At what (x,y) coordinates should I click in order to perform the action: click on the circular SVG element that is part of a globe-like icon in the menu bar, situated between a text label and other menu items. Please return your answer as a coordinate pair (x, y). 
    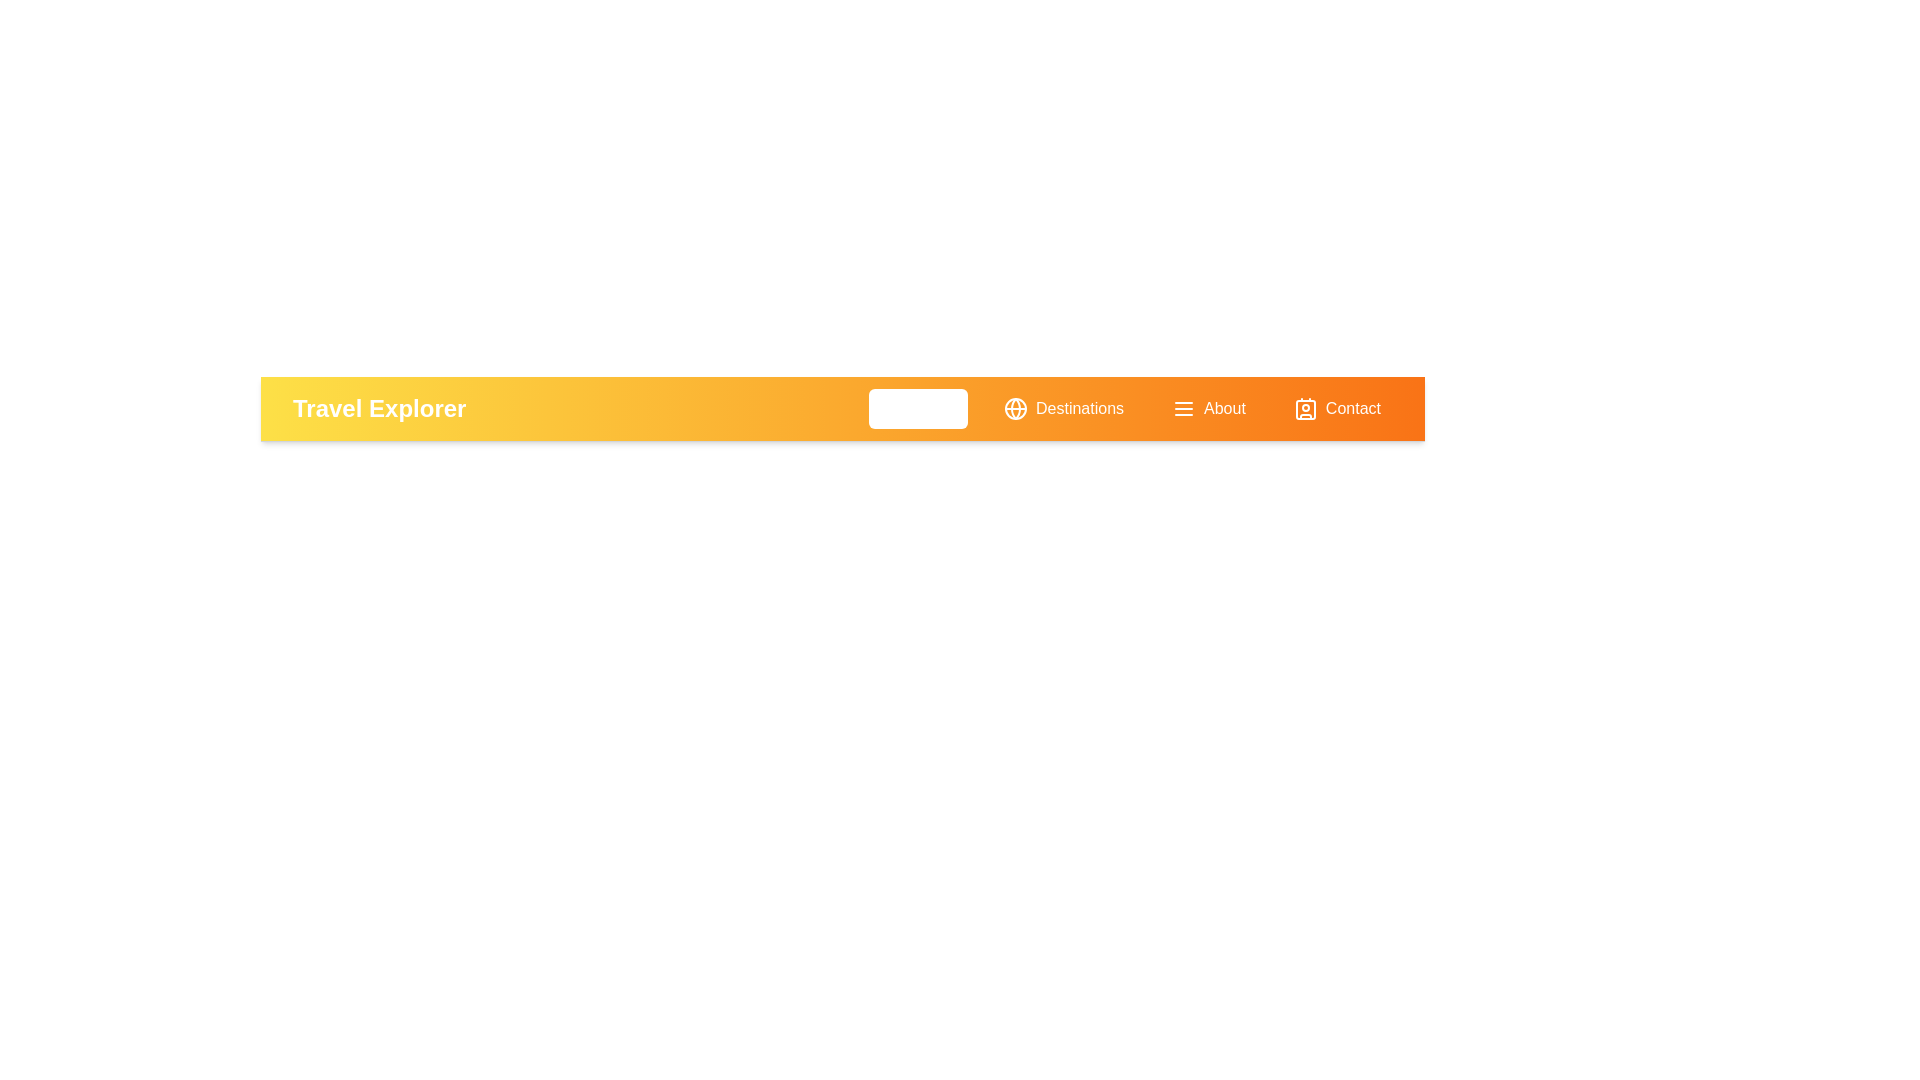
    Looking at the image, I should click on (1016, 407).